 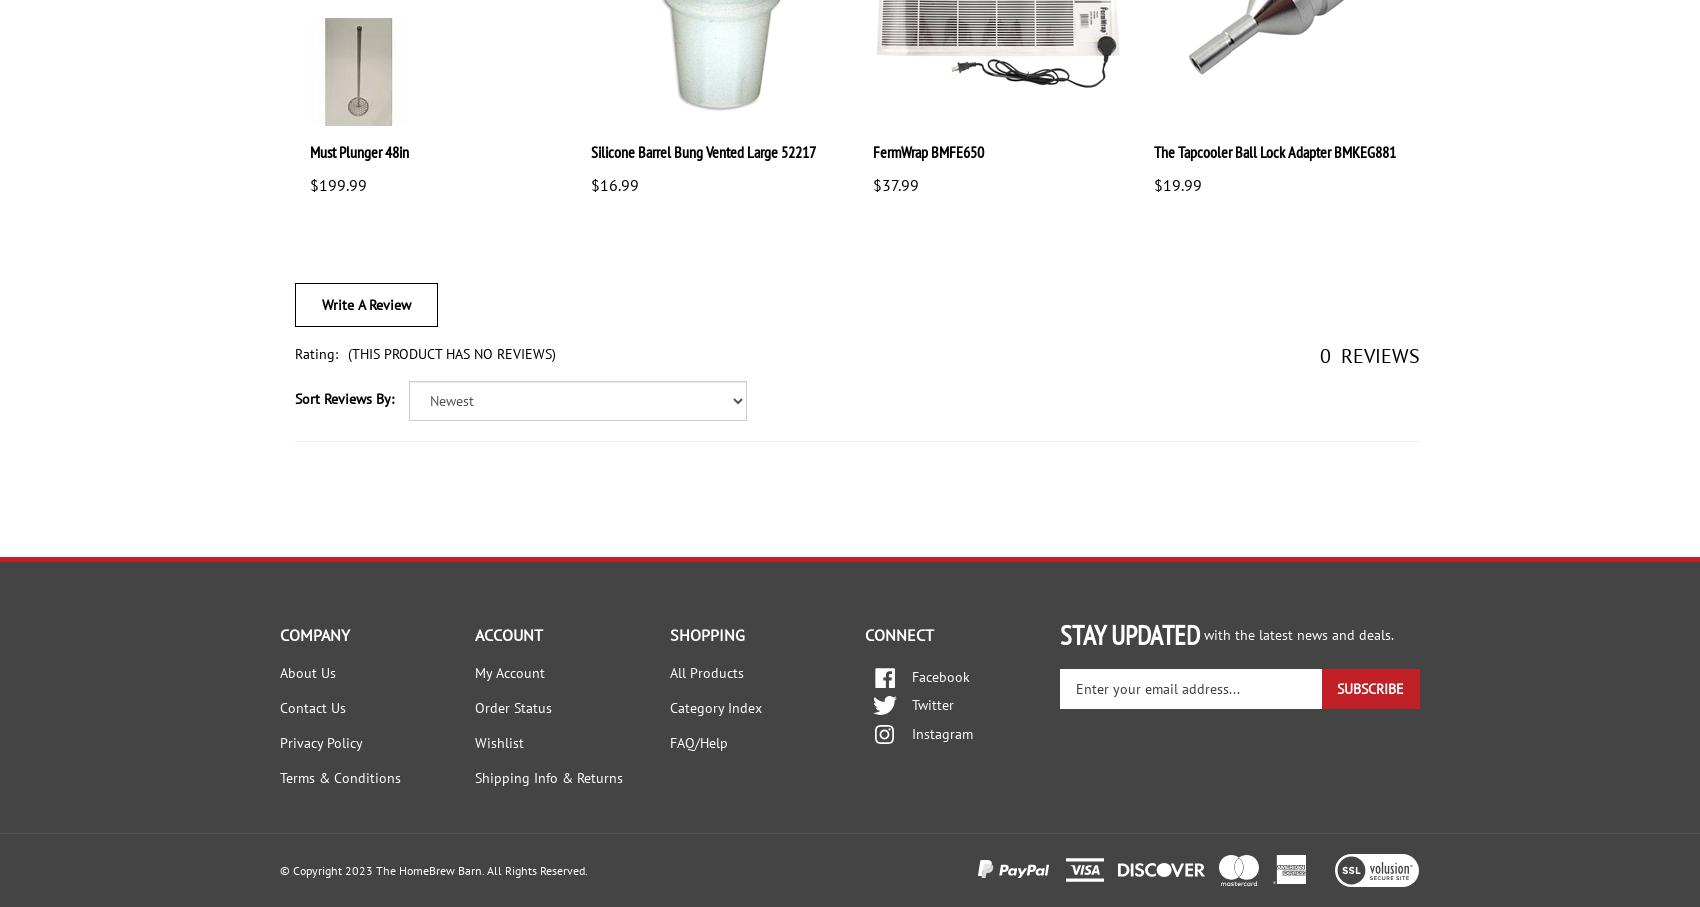 What do you see at coordinates (320, 742) in the screenshot?
I see `'Privacy Policy'` at bounding box center [320, 742].